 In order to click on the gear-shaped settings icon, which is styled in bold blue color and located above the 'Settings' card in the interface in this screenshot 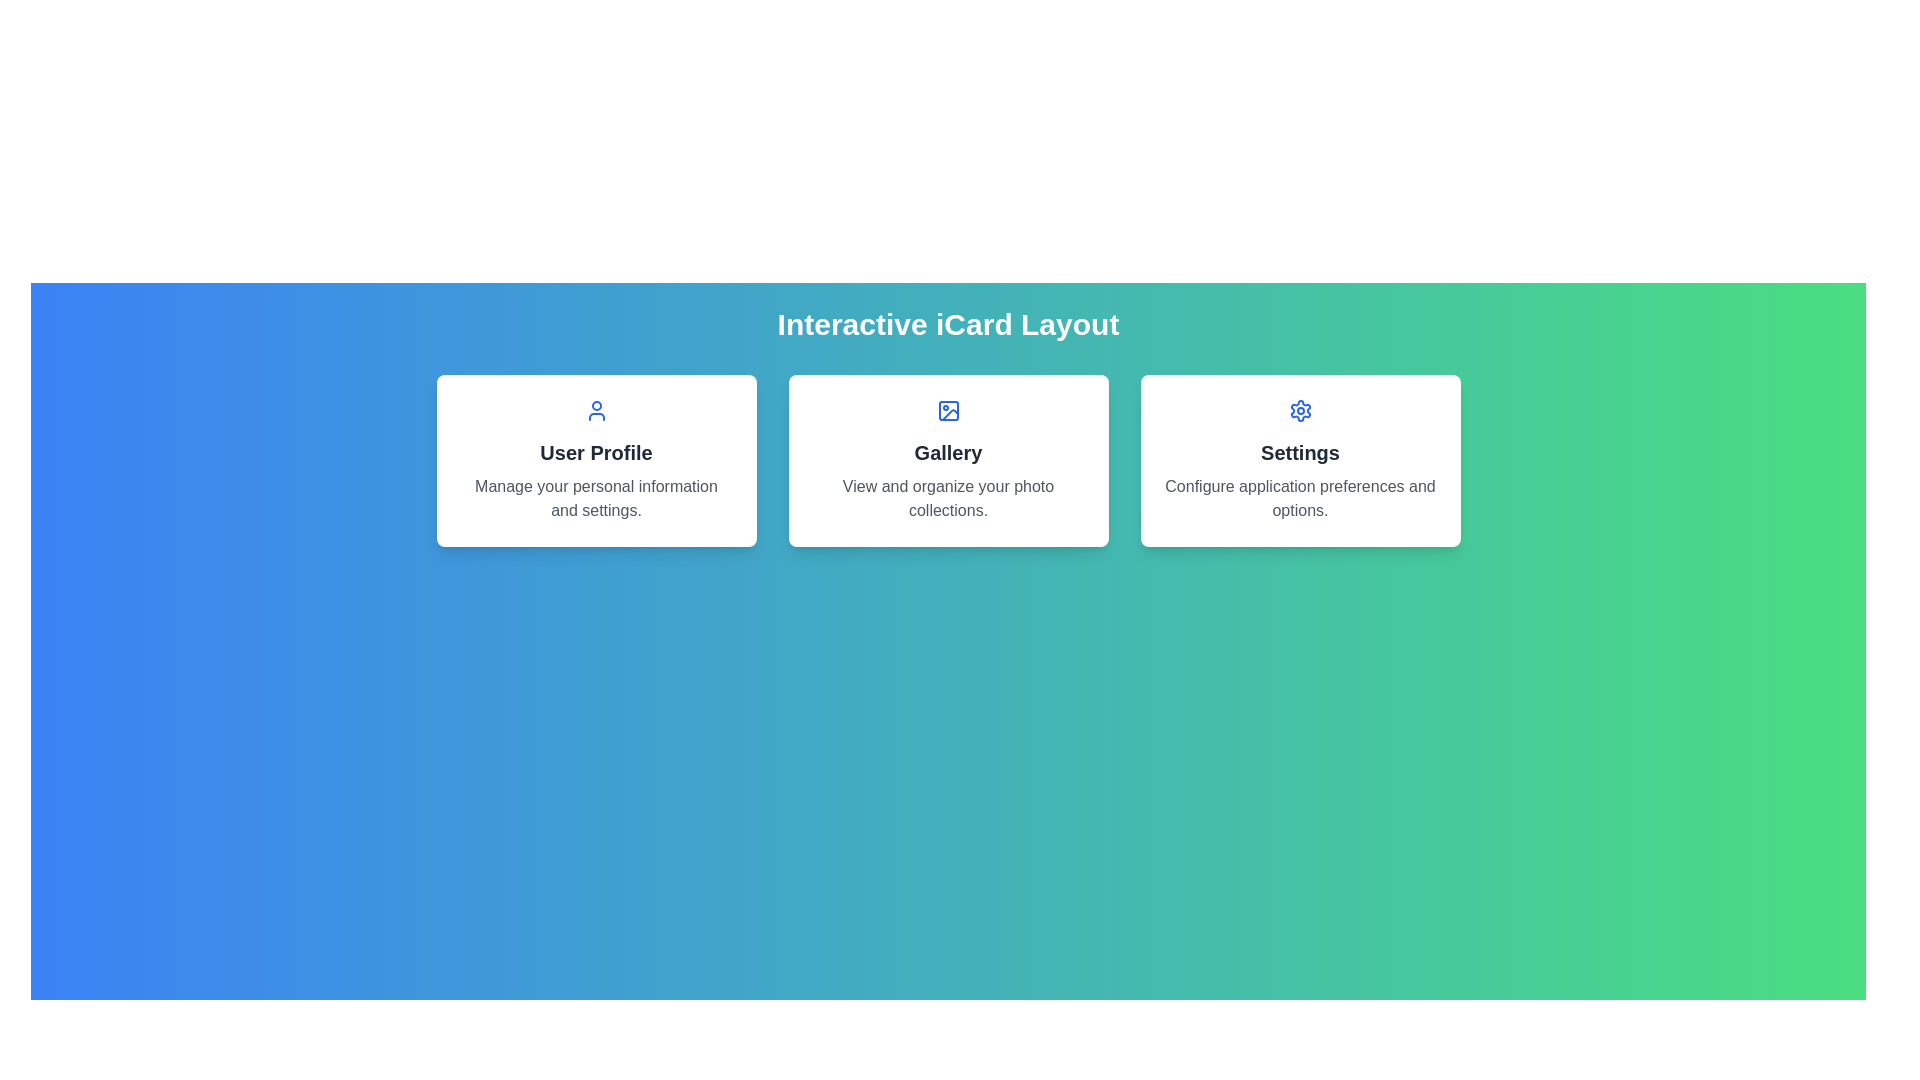, I will do `click(1300, 410)`.